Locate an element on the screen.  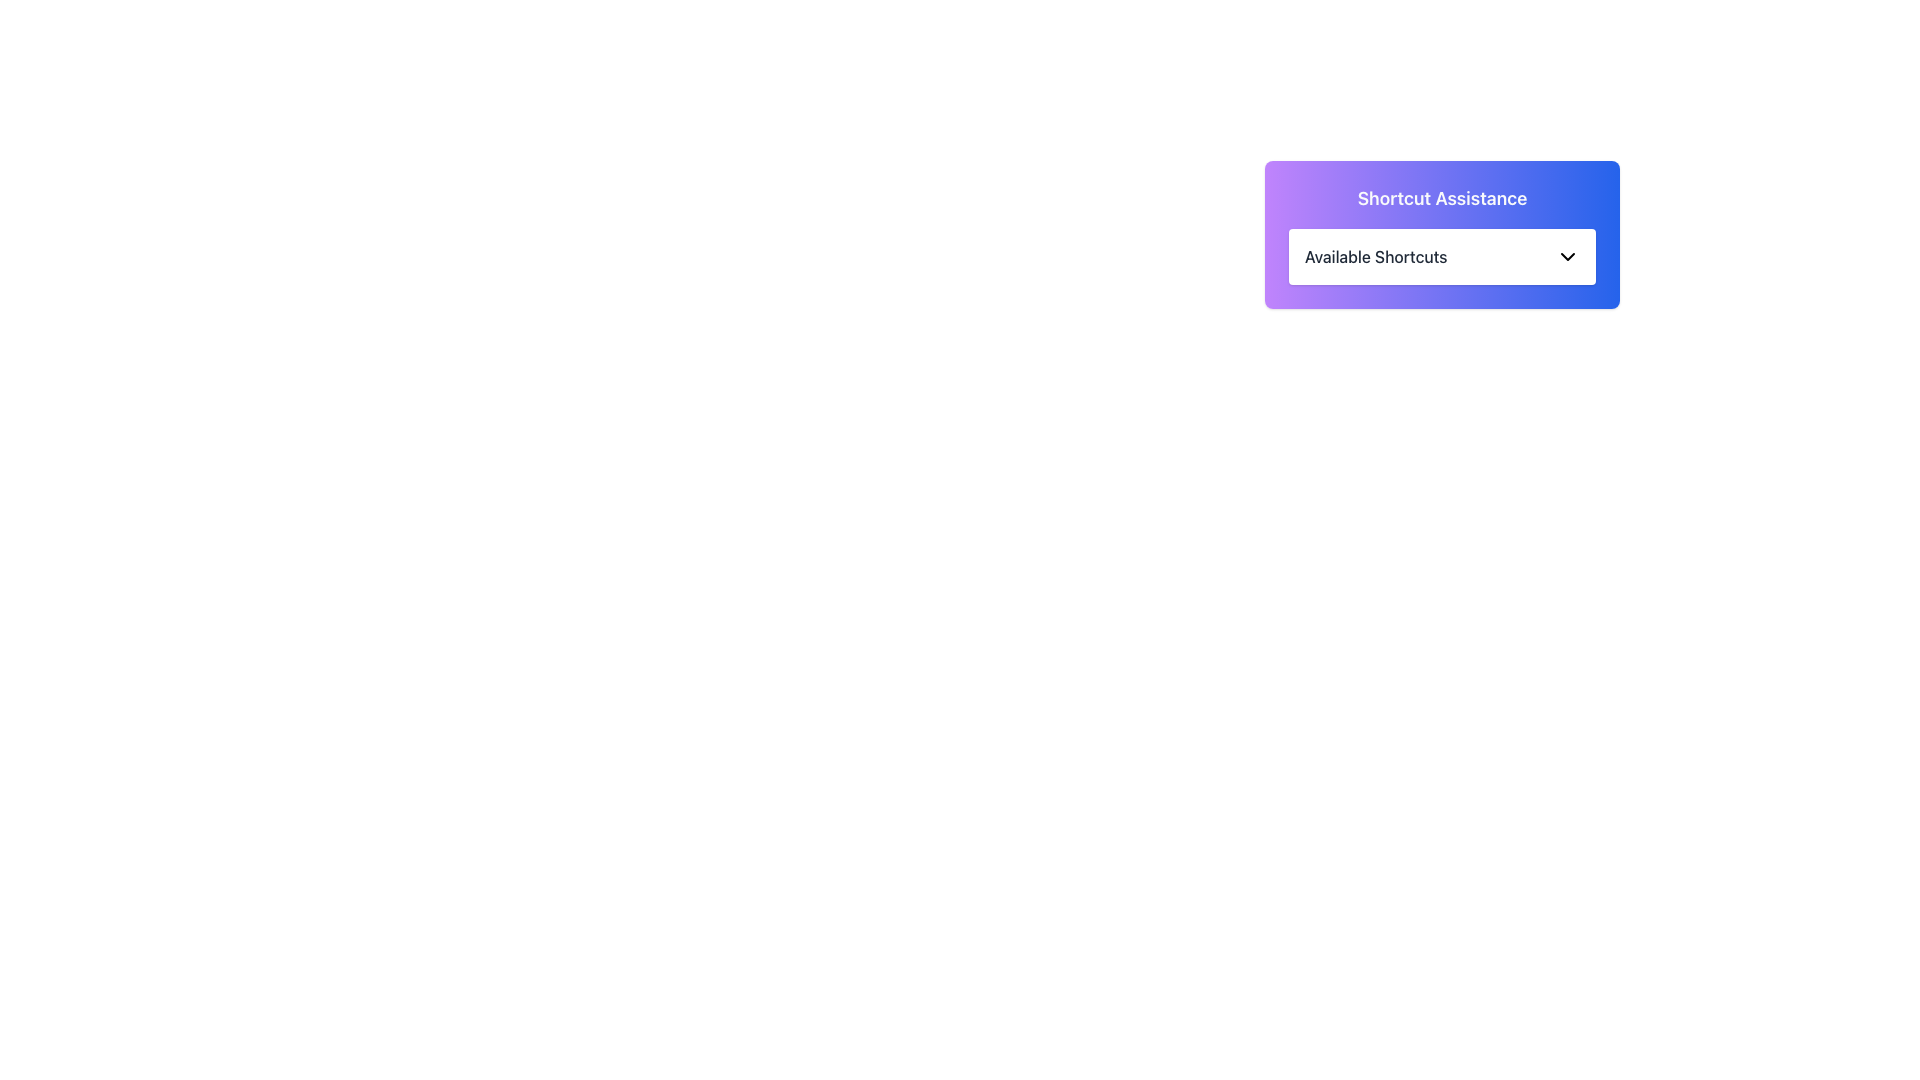
the dropdown menu labeled 'Available Shortcuts' is located at coordinates (1442, 256).